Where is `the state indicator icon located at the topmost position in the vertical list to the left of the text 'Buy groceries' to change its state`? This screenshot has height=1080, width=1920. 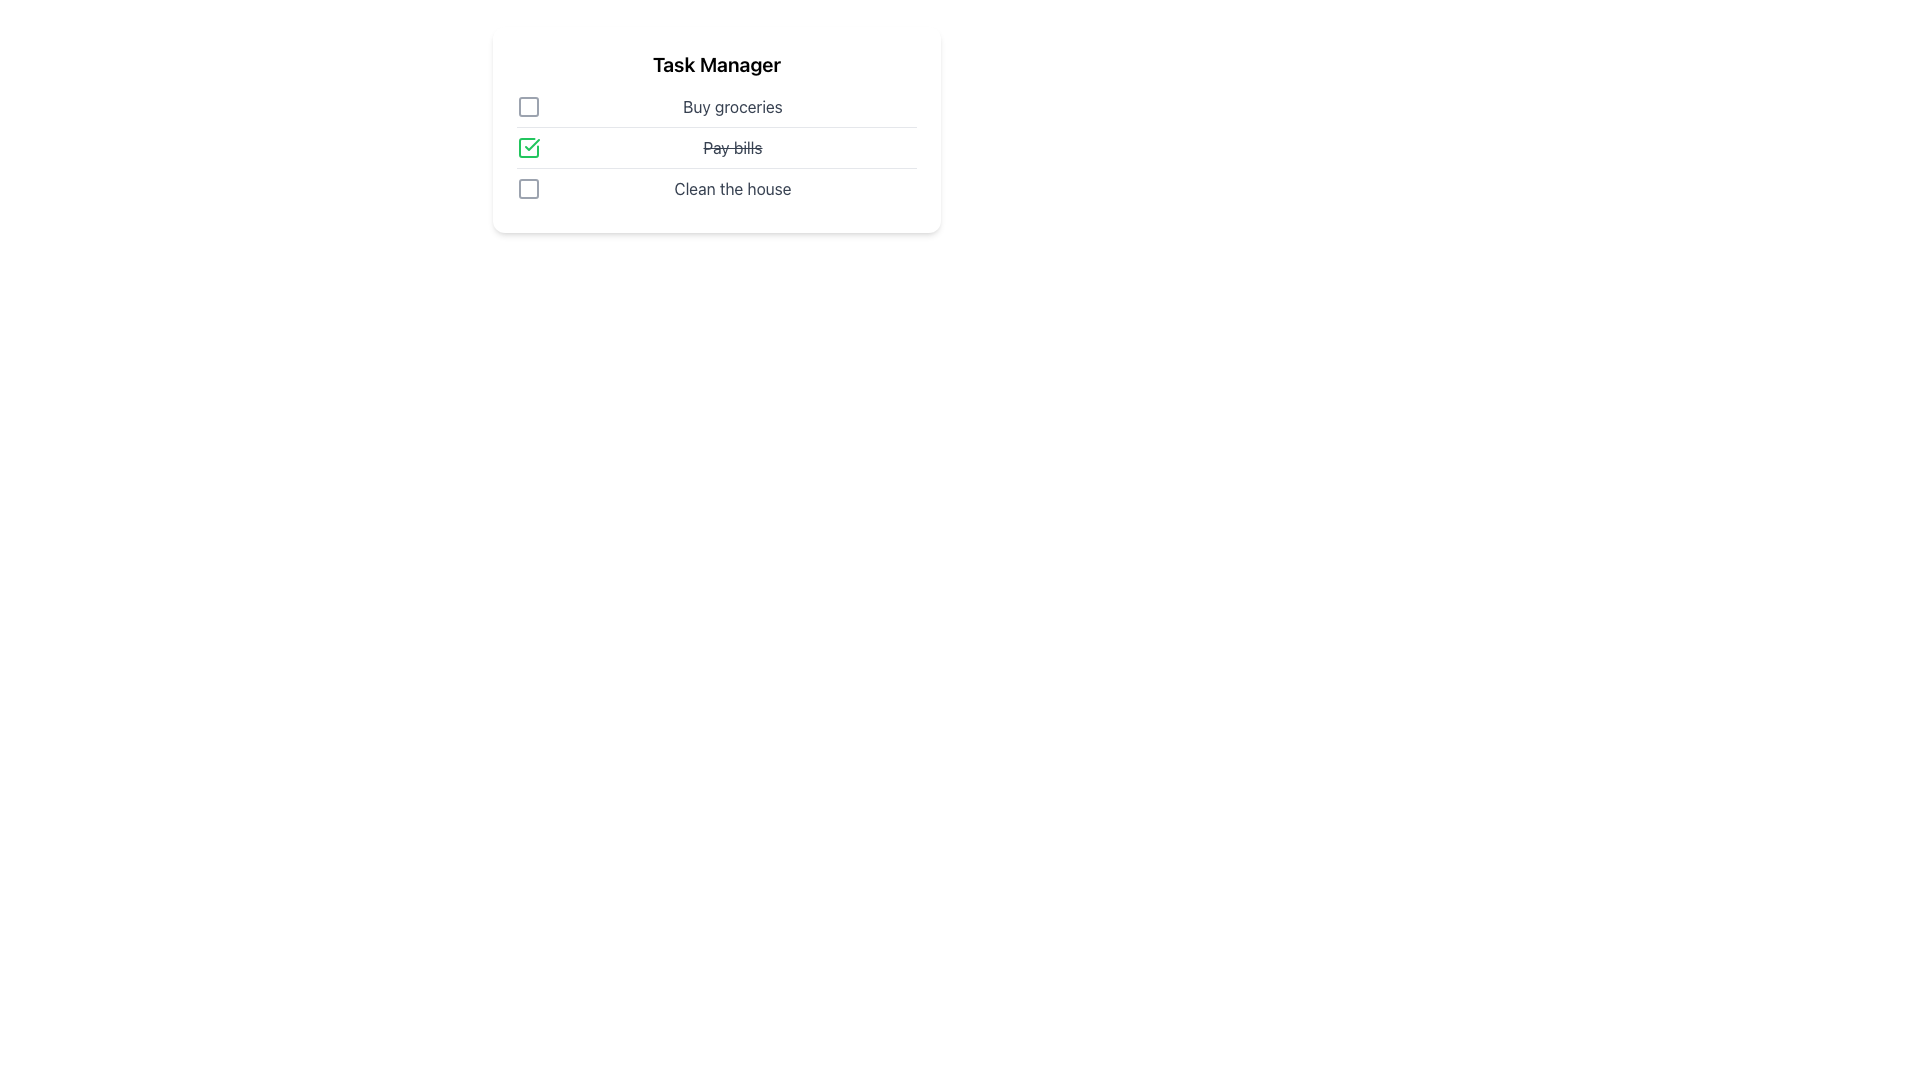 the state indicator icon located at the topmost position in the vertical list to the left of the text 'Buy groceries' to change its state is located at coordinates (528, 107).